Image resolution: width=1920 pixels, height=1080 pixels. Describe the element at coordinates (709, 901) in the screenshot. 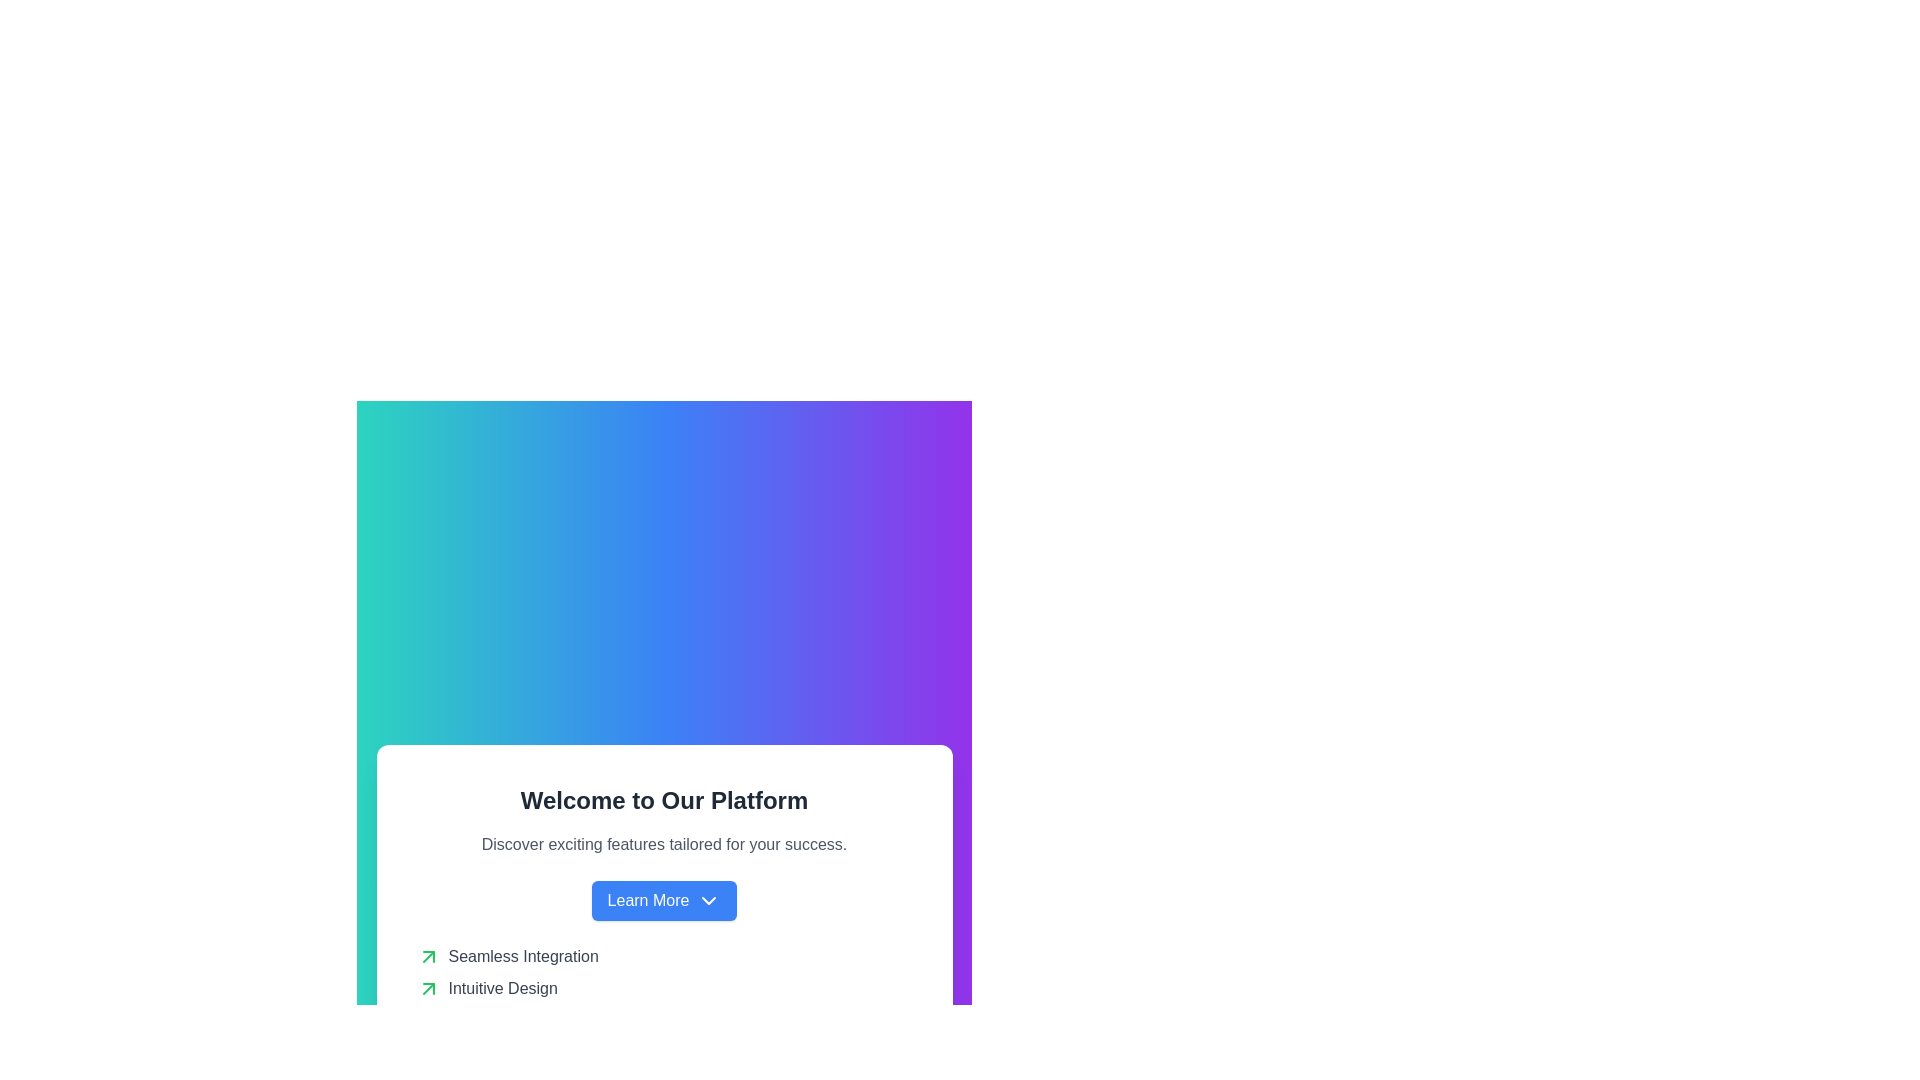

I see `the chevron icon located inside the blue 'Learn More' button` at that location.